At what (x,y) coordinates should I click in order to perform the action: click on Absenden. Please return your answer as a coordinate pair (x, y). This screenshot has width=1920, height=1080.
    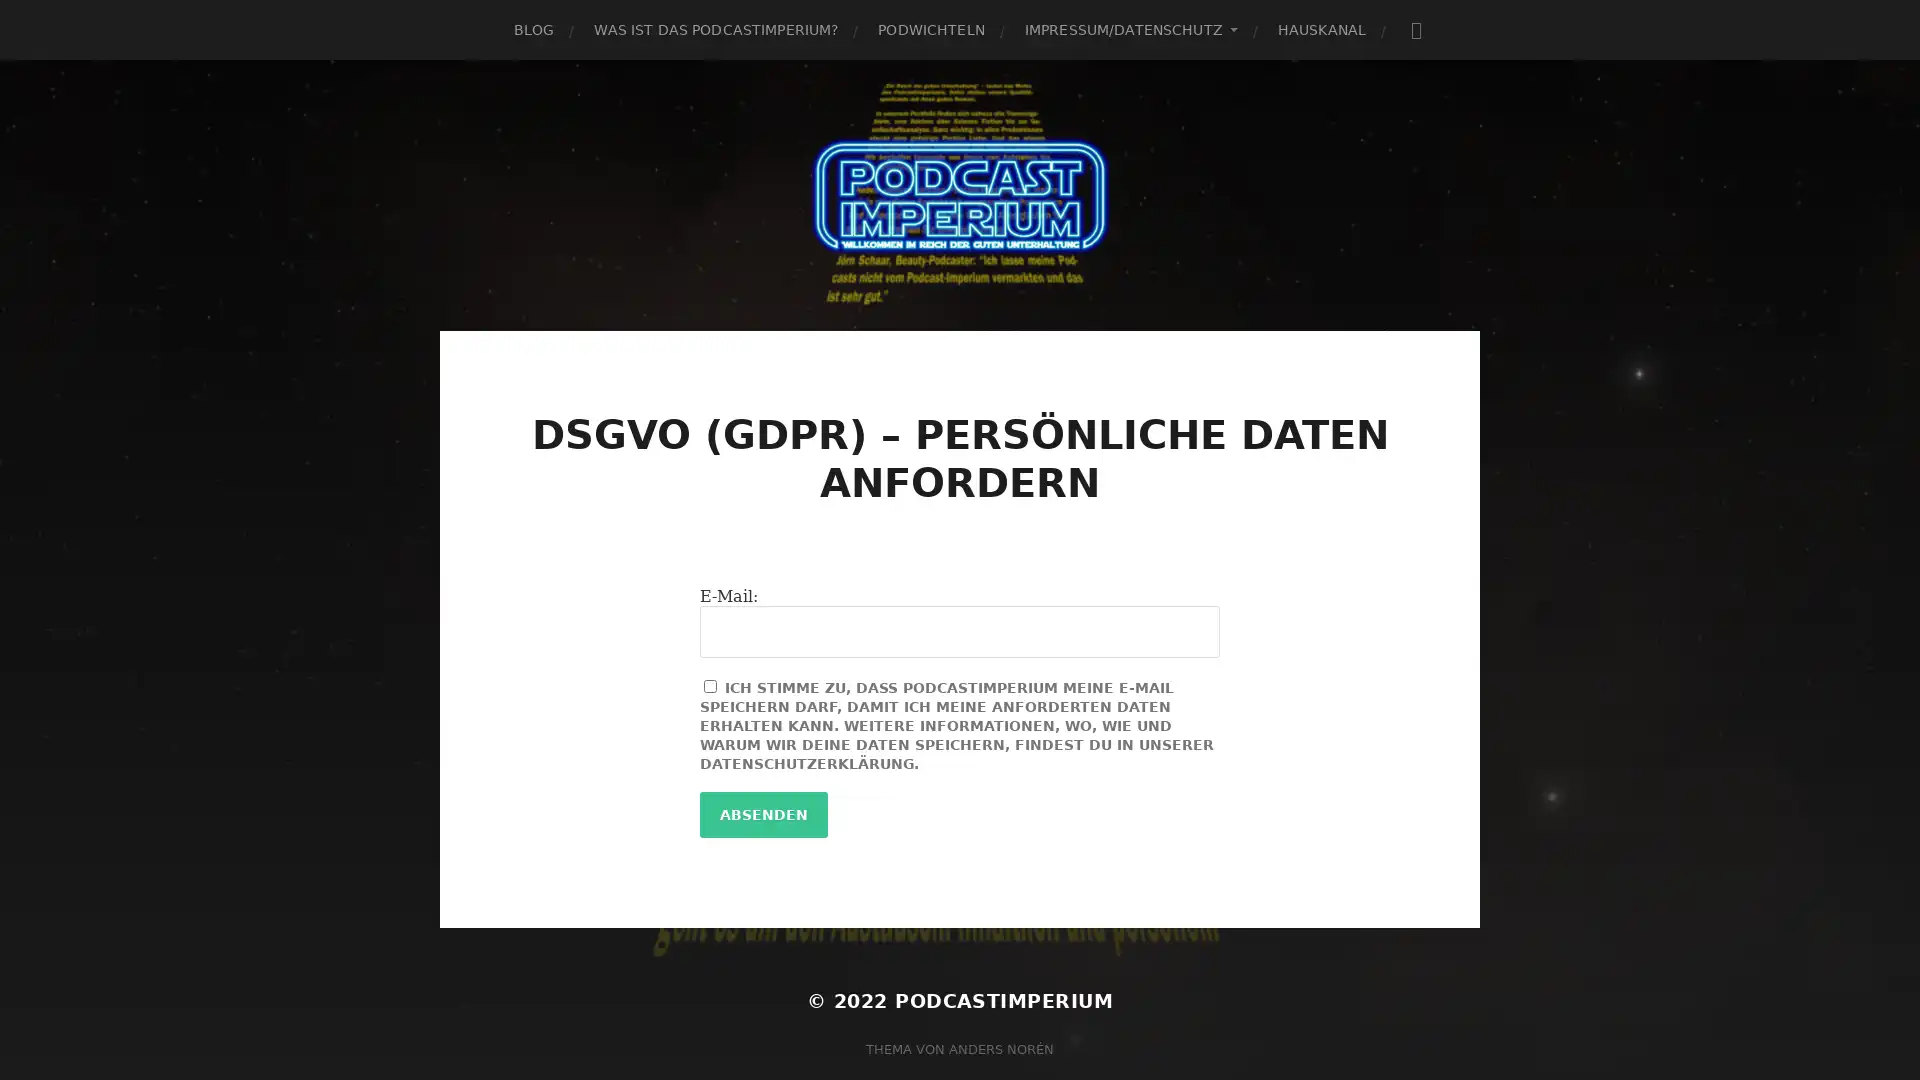
    Looking at the image, I should click on (762, 814).